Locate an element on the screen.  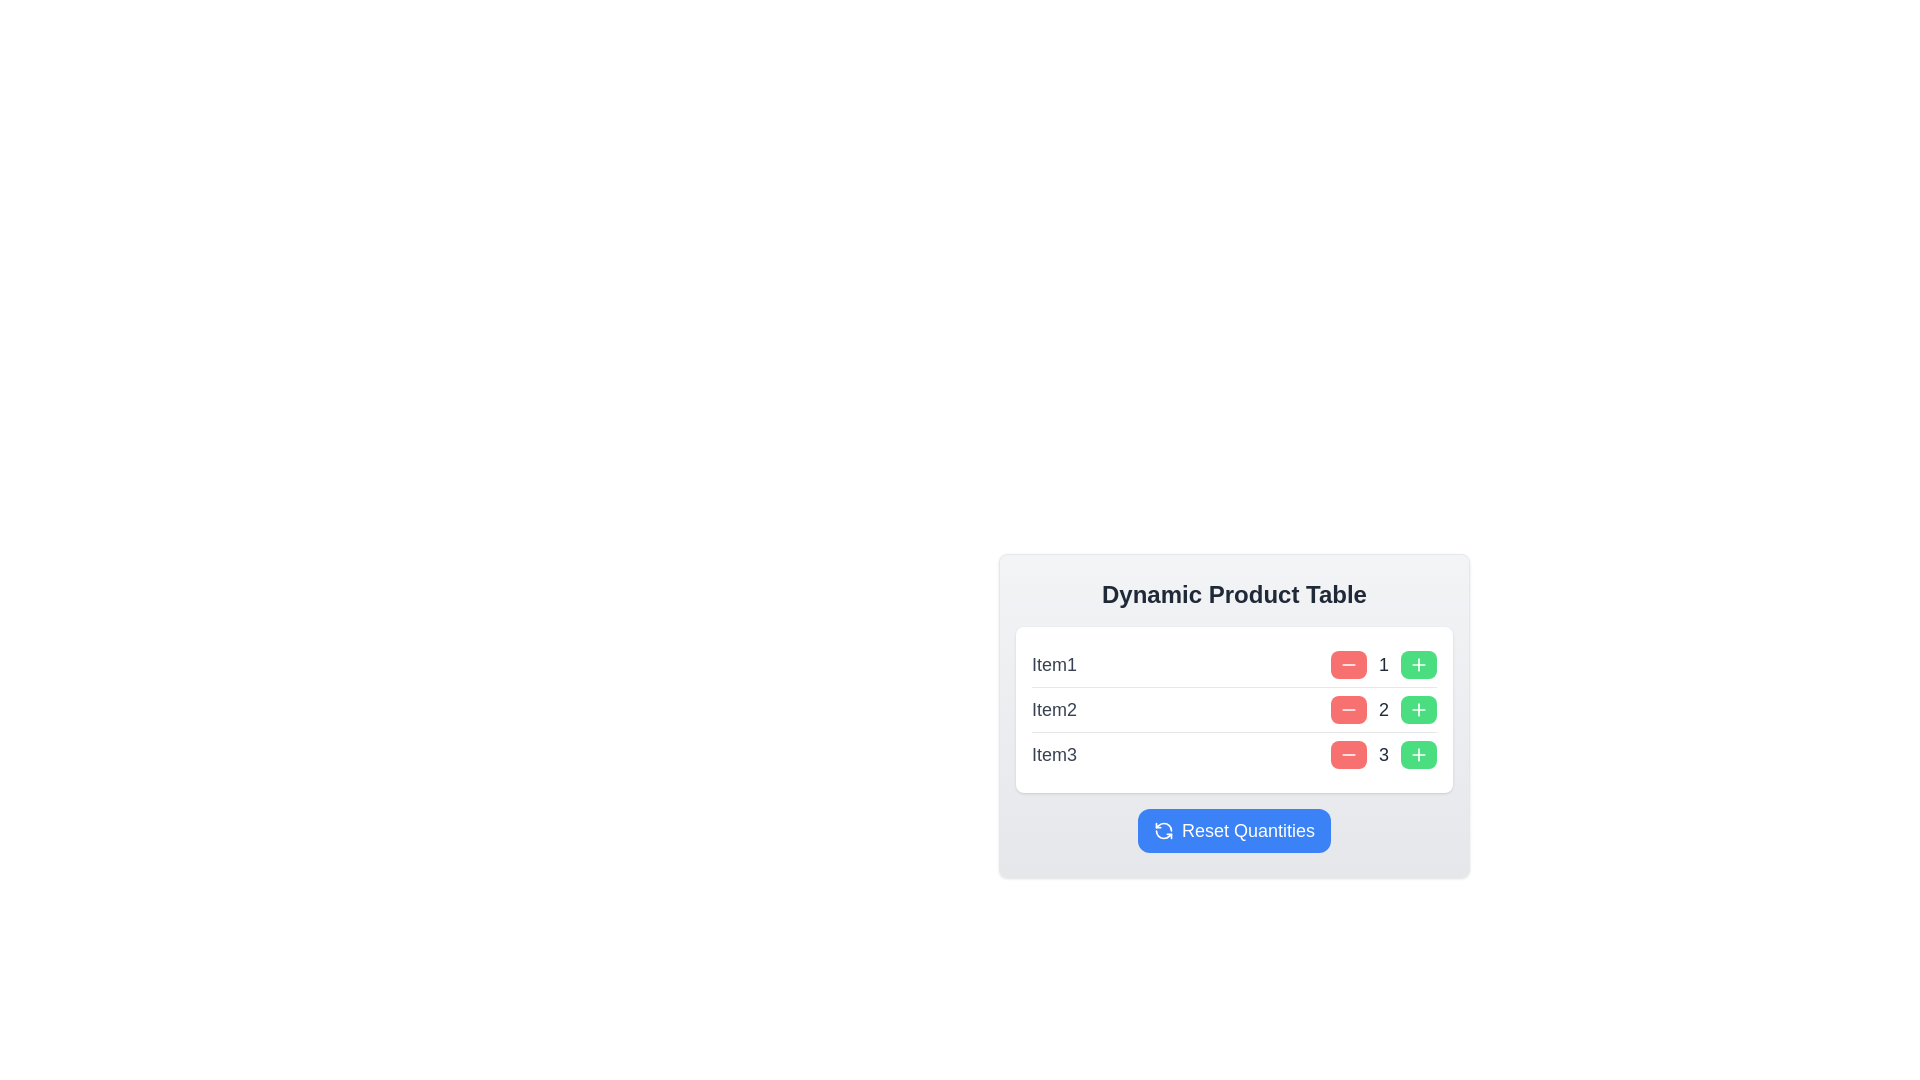
the reset button located at the bottom of the product table to interact with its tooltip is located at coordinates (1233, 830).